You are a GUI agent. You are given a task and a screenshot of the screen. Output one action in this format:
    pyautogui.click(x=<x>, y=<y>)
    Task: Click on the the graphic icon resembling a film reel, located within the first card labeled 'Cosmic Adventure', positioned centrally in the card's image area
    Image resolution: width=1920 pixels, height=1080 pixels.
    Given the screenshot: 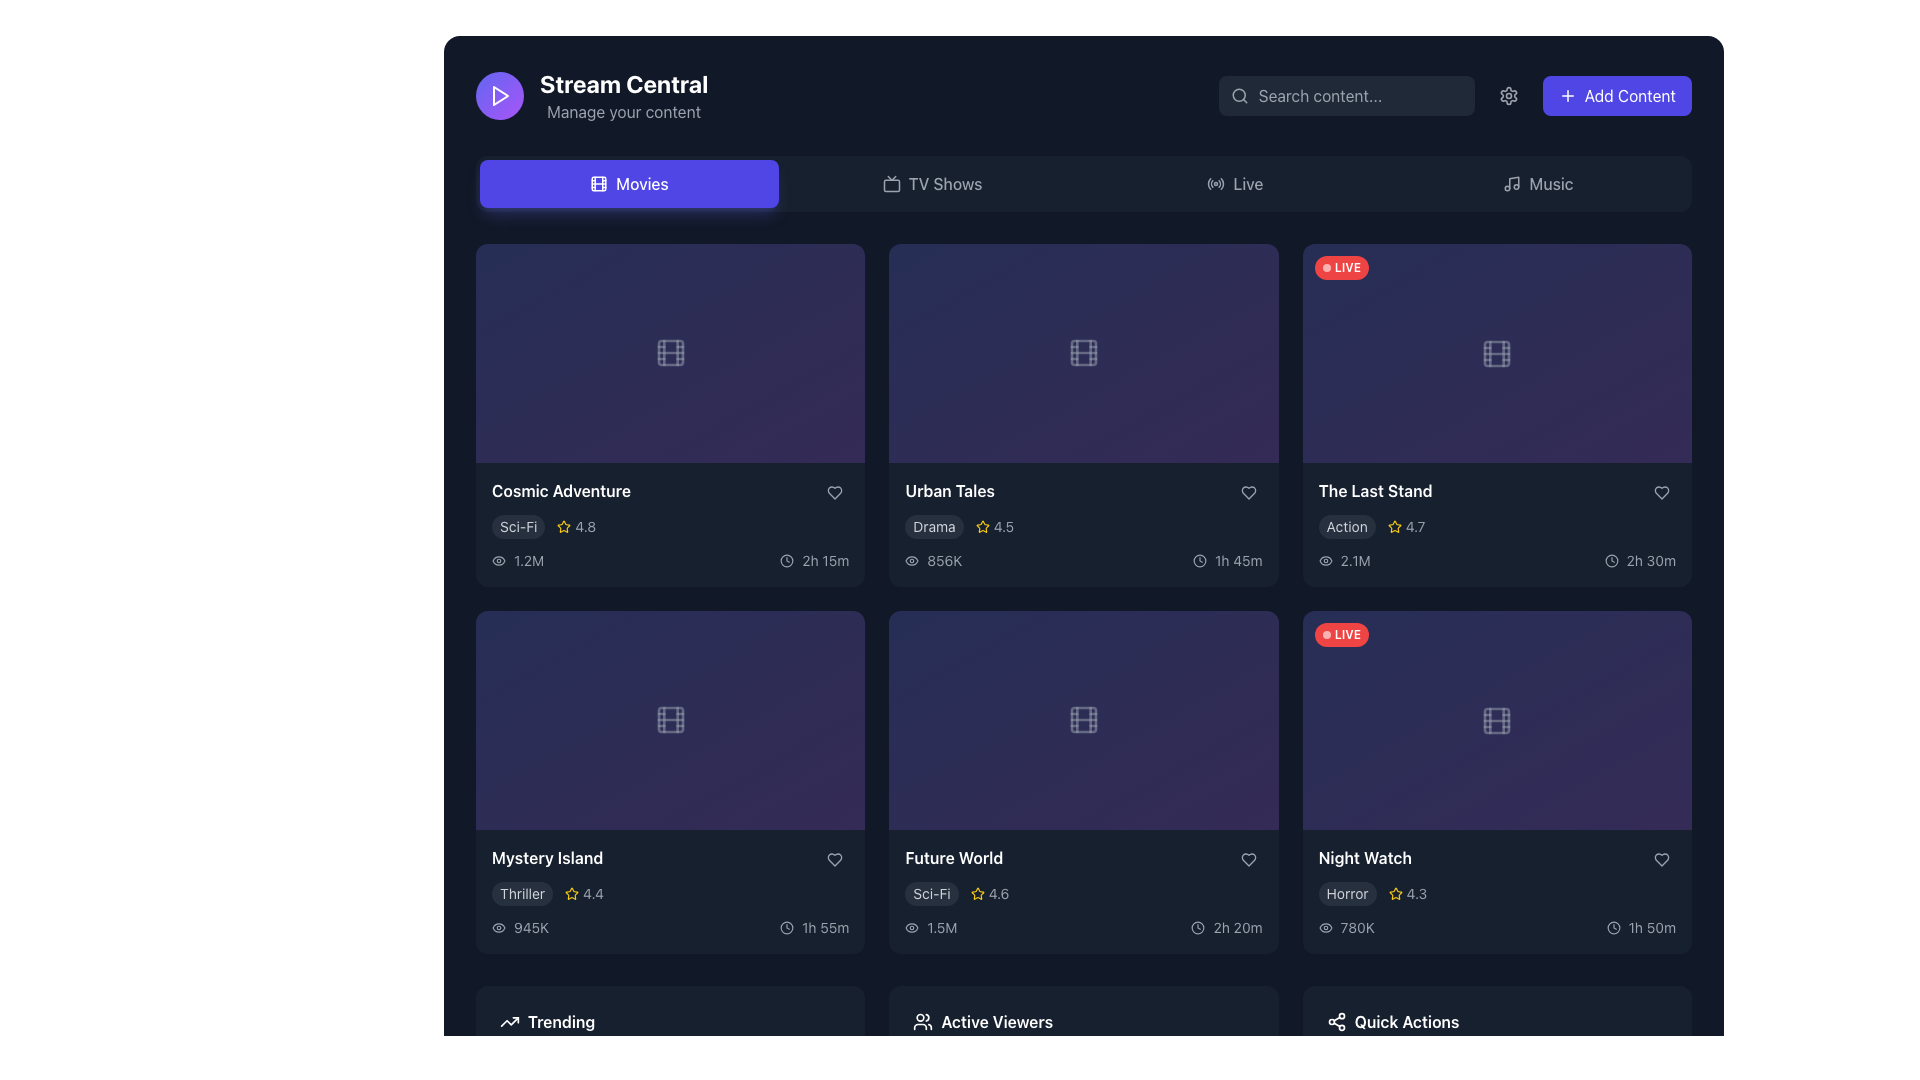 What is the action you would take?
    pyautogui.click(x=670, y=352)
    